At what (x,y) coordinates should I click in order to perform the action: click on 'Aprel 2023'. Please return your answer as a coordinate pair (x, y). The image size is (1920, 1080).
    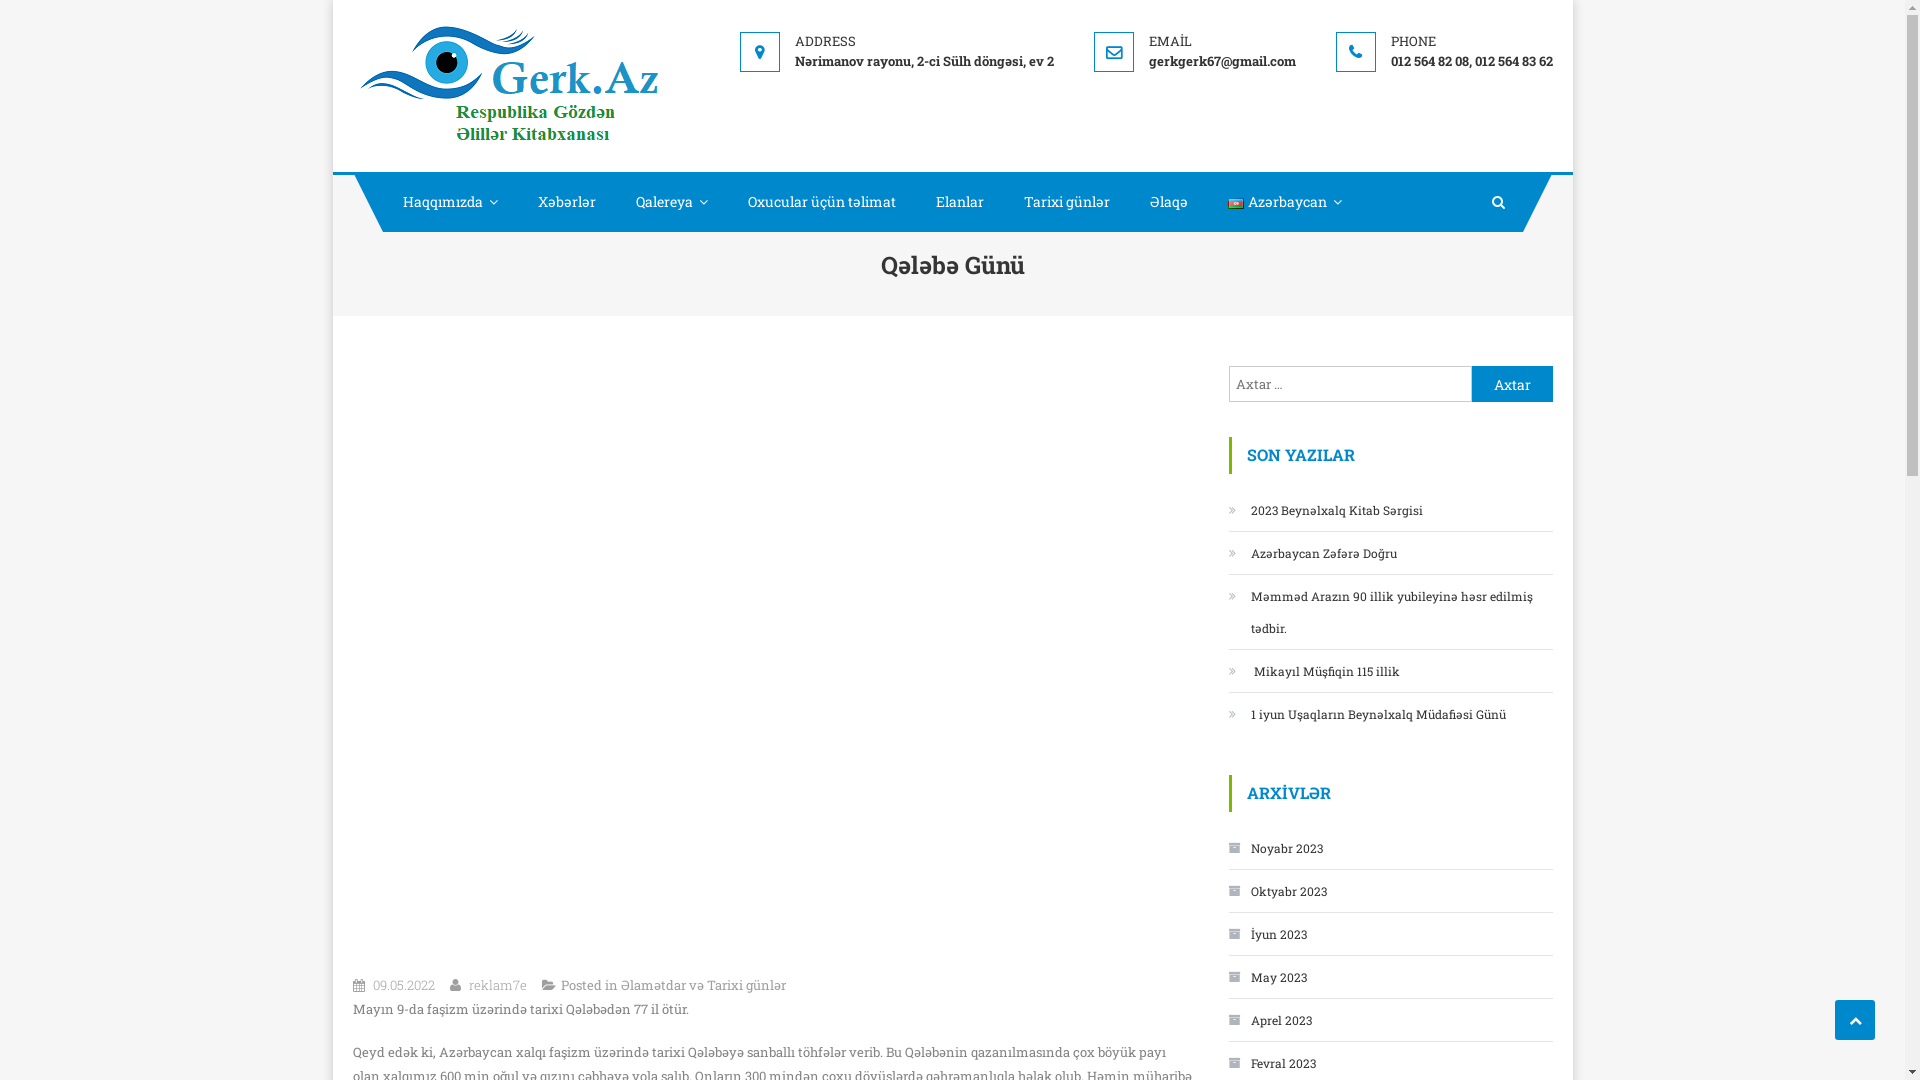
    Looking at the image, I should click on (1268, 1019).